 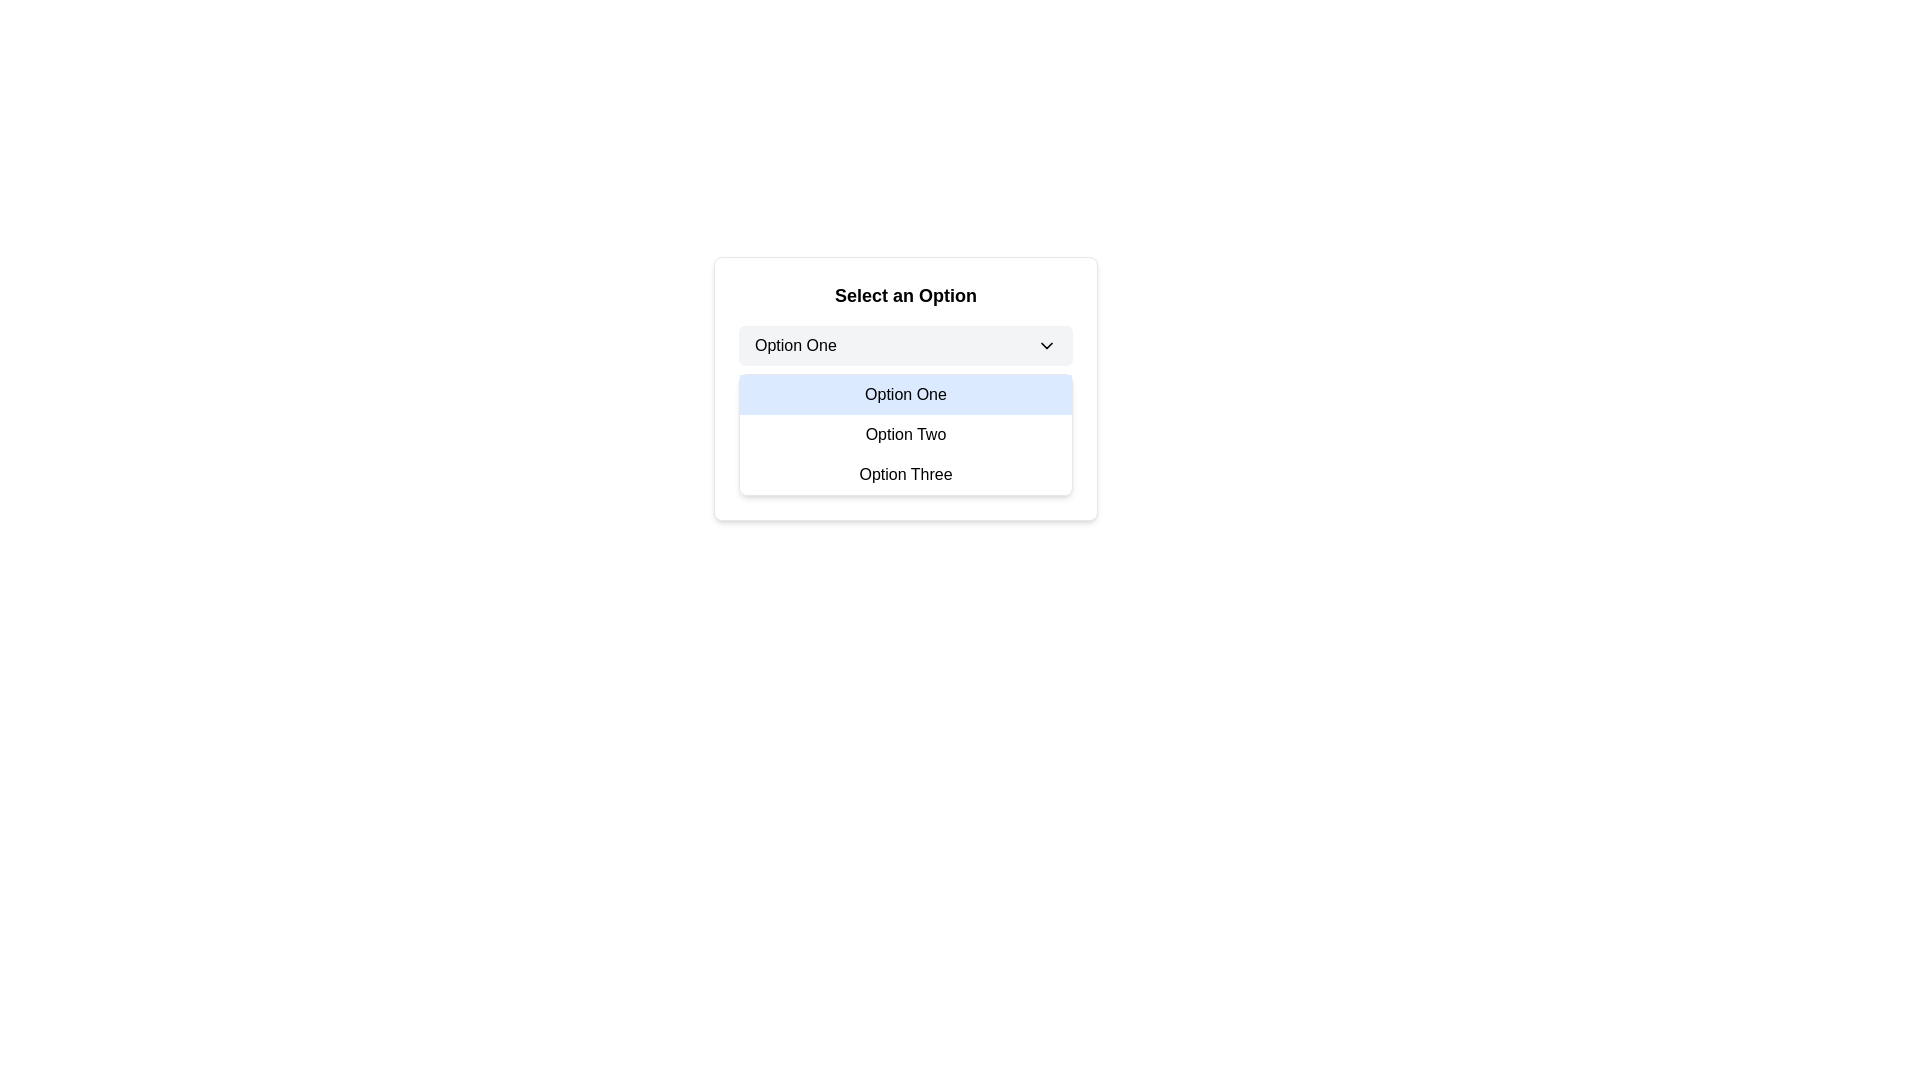 What do you see at coordinates (905, 389) in the screenshot?
I see `the first option labeled 'Option One' in the dropdown menu by clicking it` at bounding box center [905, 389].